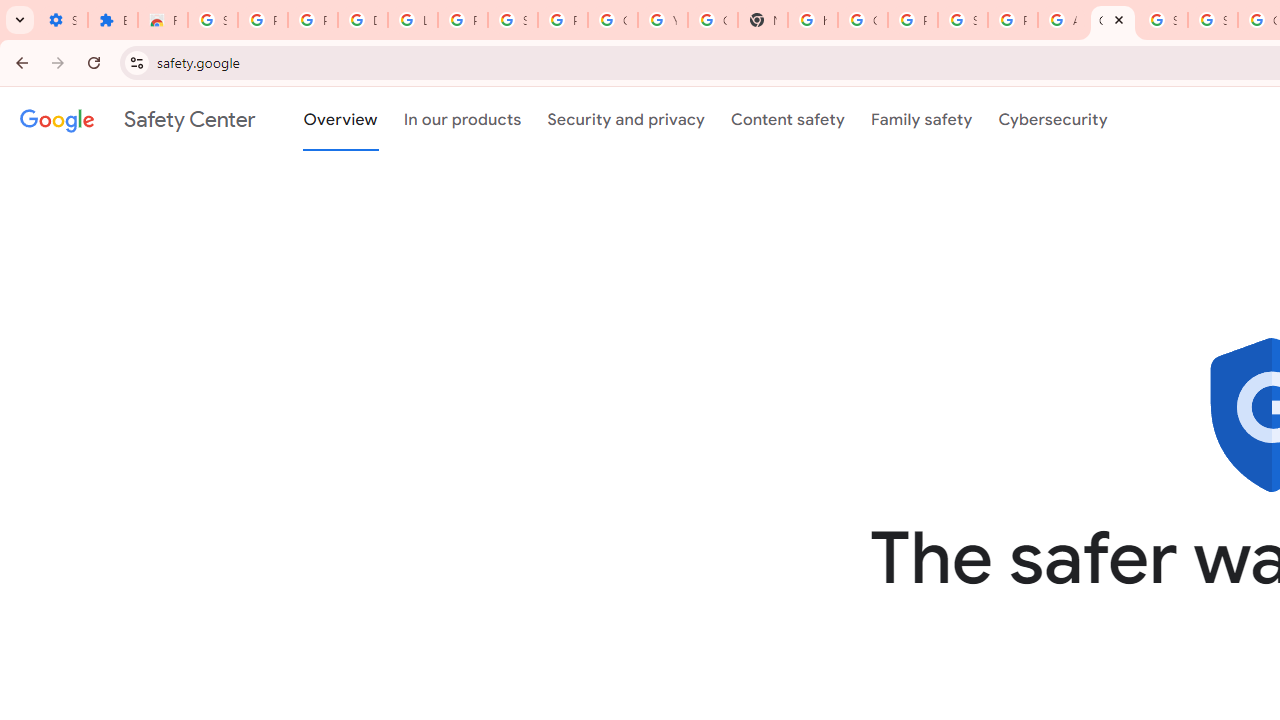  What do you see at coordinates (920, 119) in the screenshot?
I see `'Family safety'` at bounding box center [920, 119].